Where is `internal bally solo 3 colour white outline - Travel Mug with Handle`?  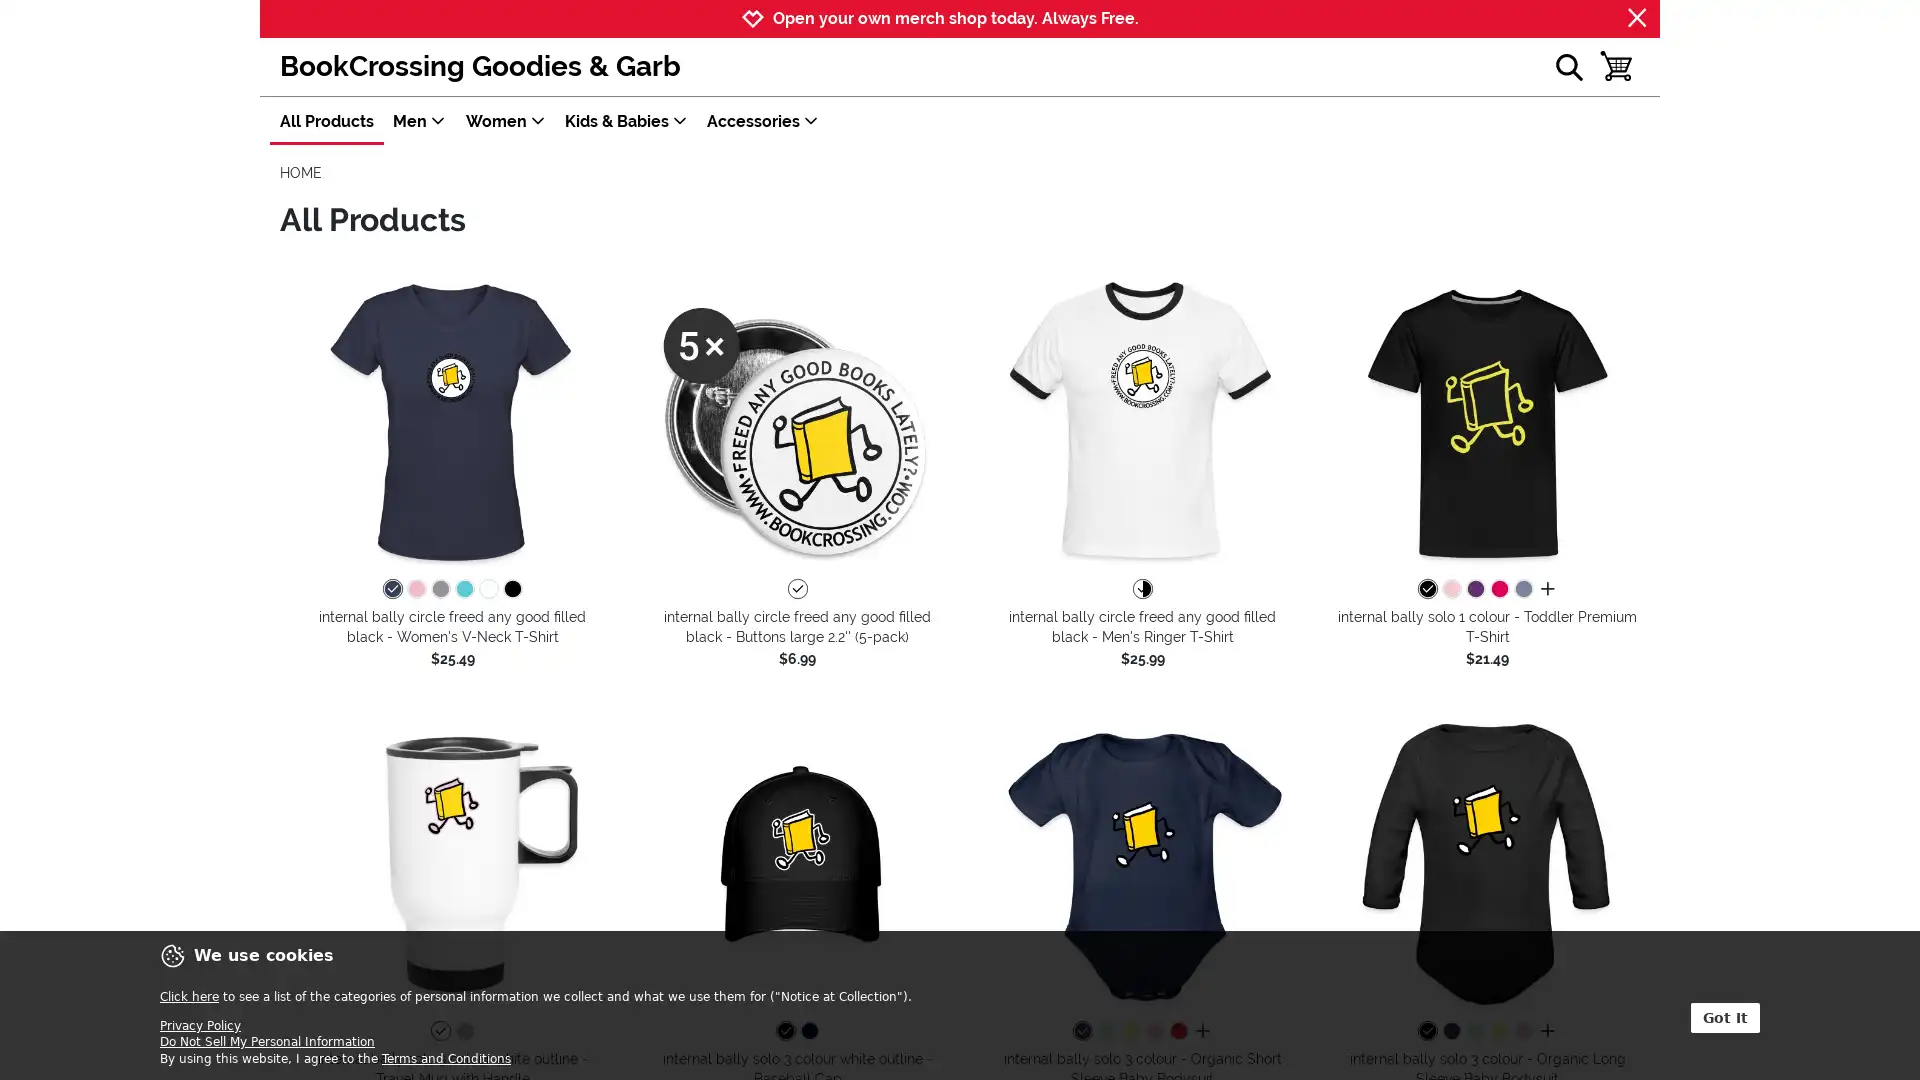
internal bally solo 3 colour white outline - Travel Mug with Handle is located at coordinates (451, 862).